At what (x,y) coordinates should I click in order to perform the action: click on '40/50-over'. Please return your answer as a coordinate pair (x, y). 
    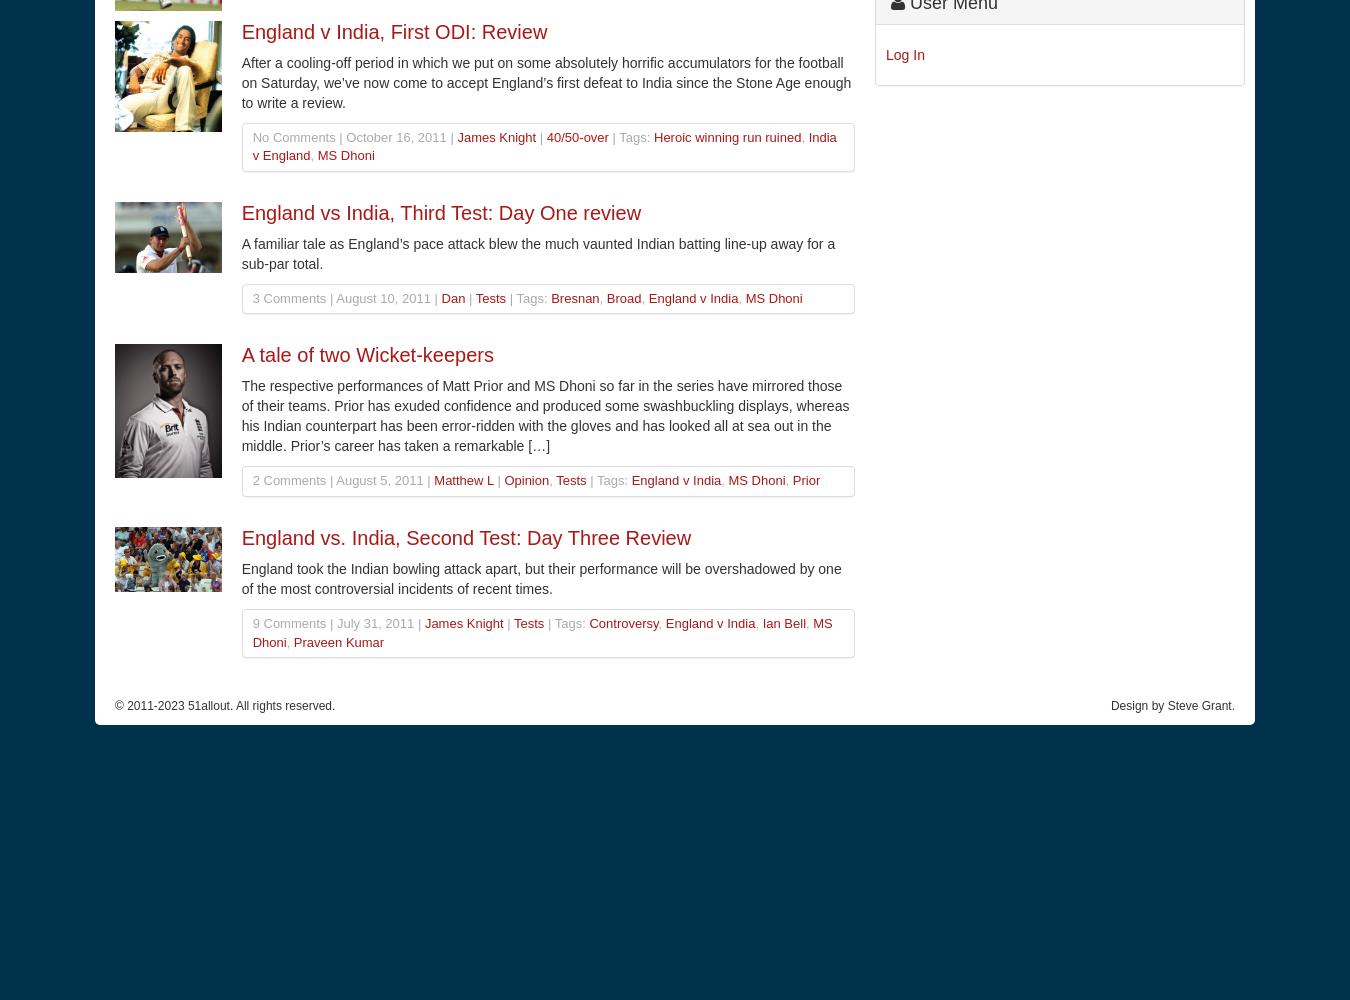
    Looking at the image, I should click on (544, 136).